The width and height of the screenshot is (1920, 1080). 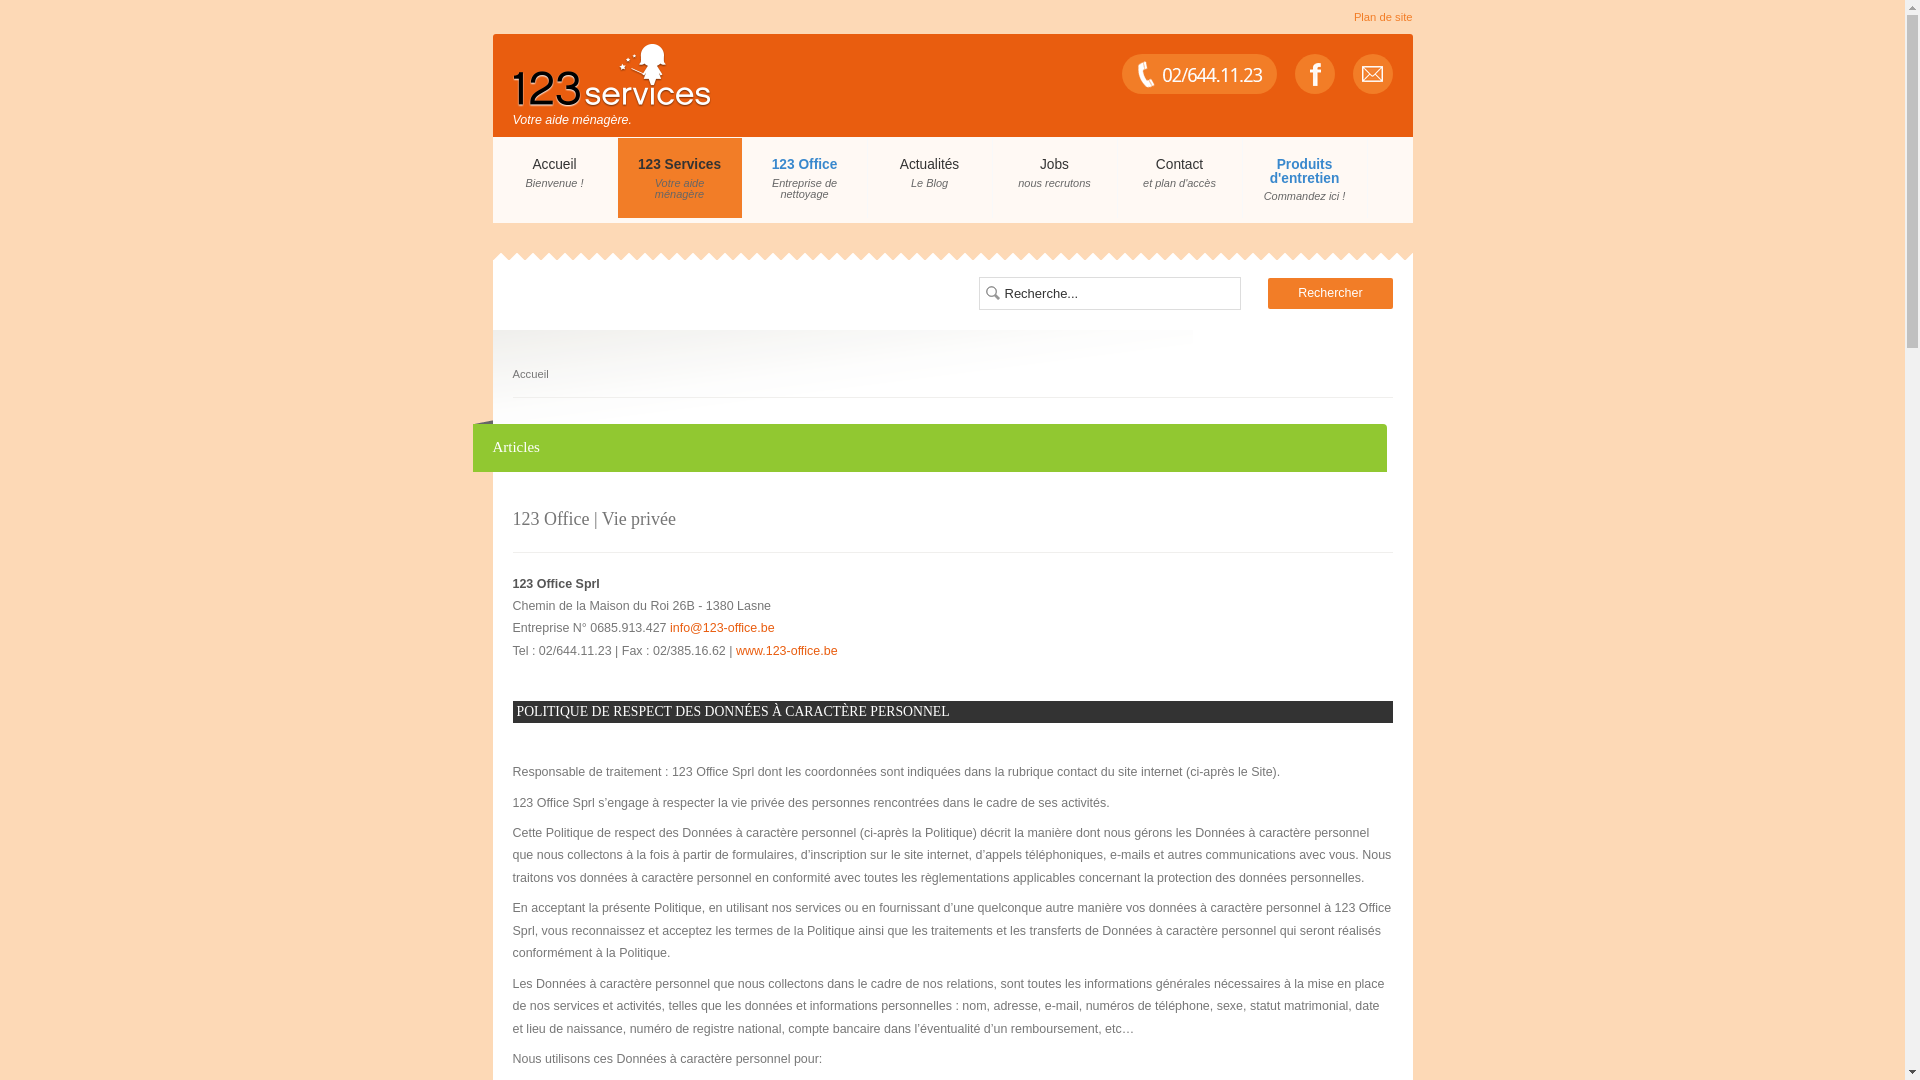 What do you see at coordinates (786, 651) in the screenshot?
I see `'www.123-office.be'` at bounding box center [786, 651].